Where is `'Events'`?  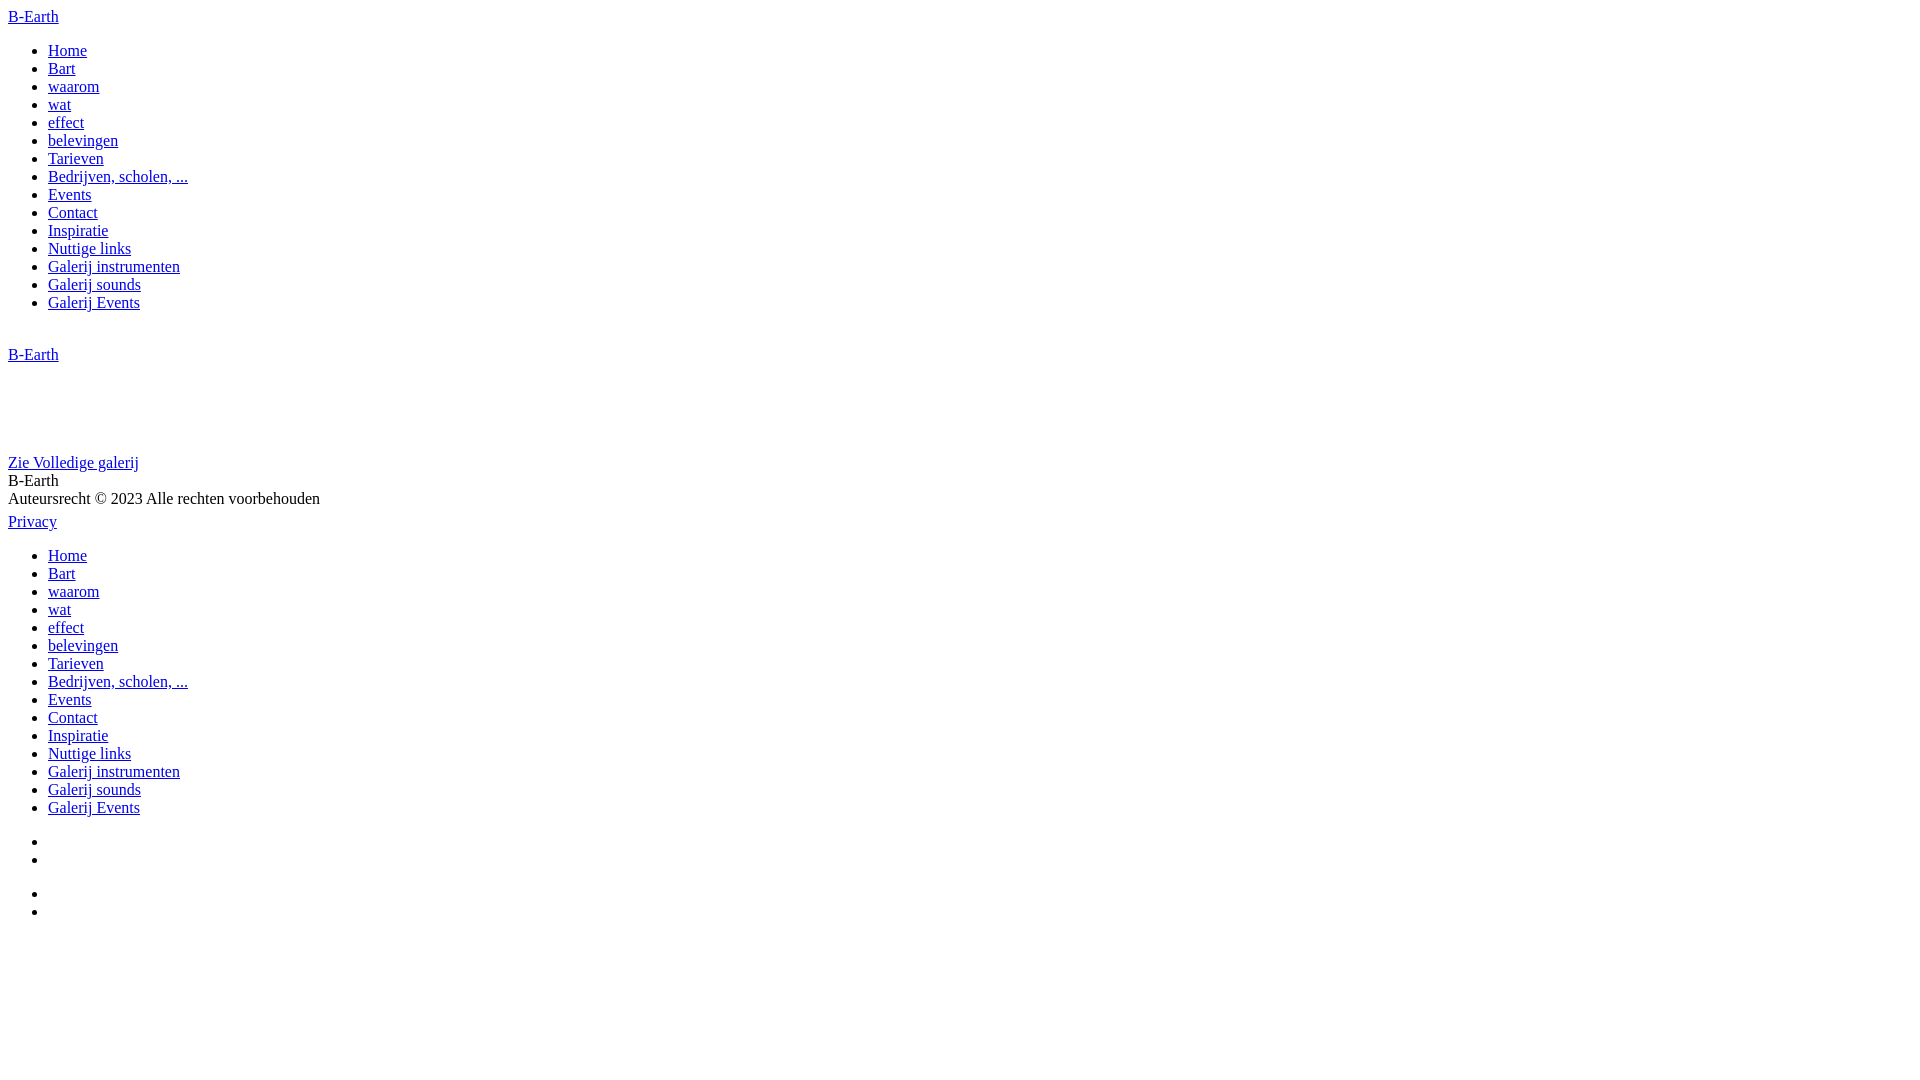
'Events' is located at coordinates (70, 698).